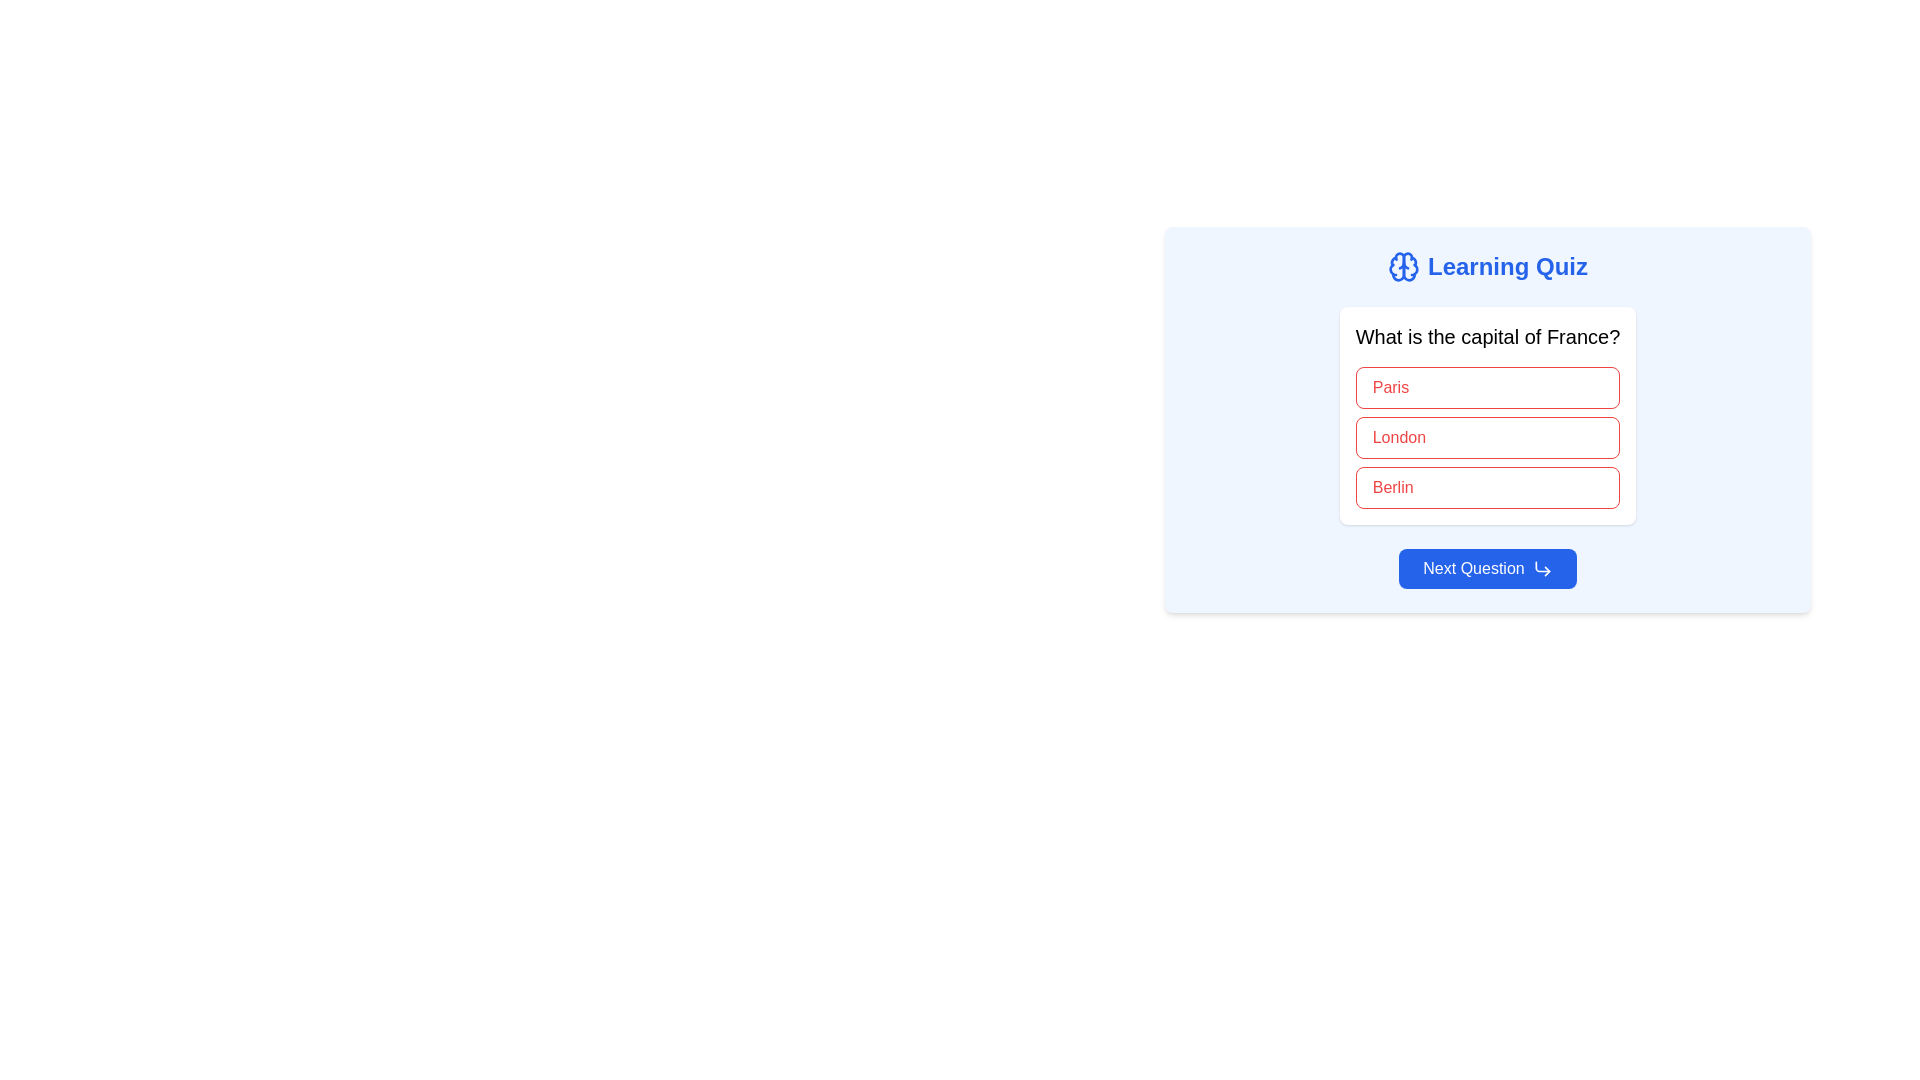 This screenshot has height=1080, width=1920. What do you see at coordinates (1396, 265) in the screenshot?
I see `the blue curved shape icon that is part of an SVG graphic, located to the left of the 'Learning Quiz' text` at bounding box center [1396, 265].